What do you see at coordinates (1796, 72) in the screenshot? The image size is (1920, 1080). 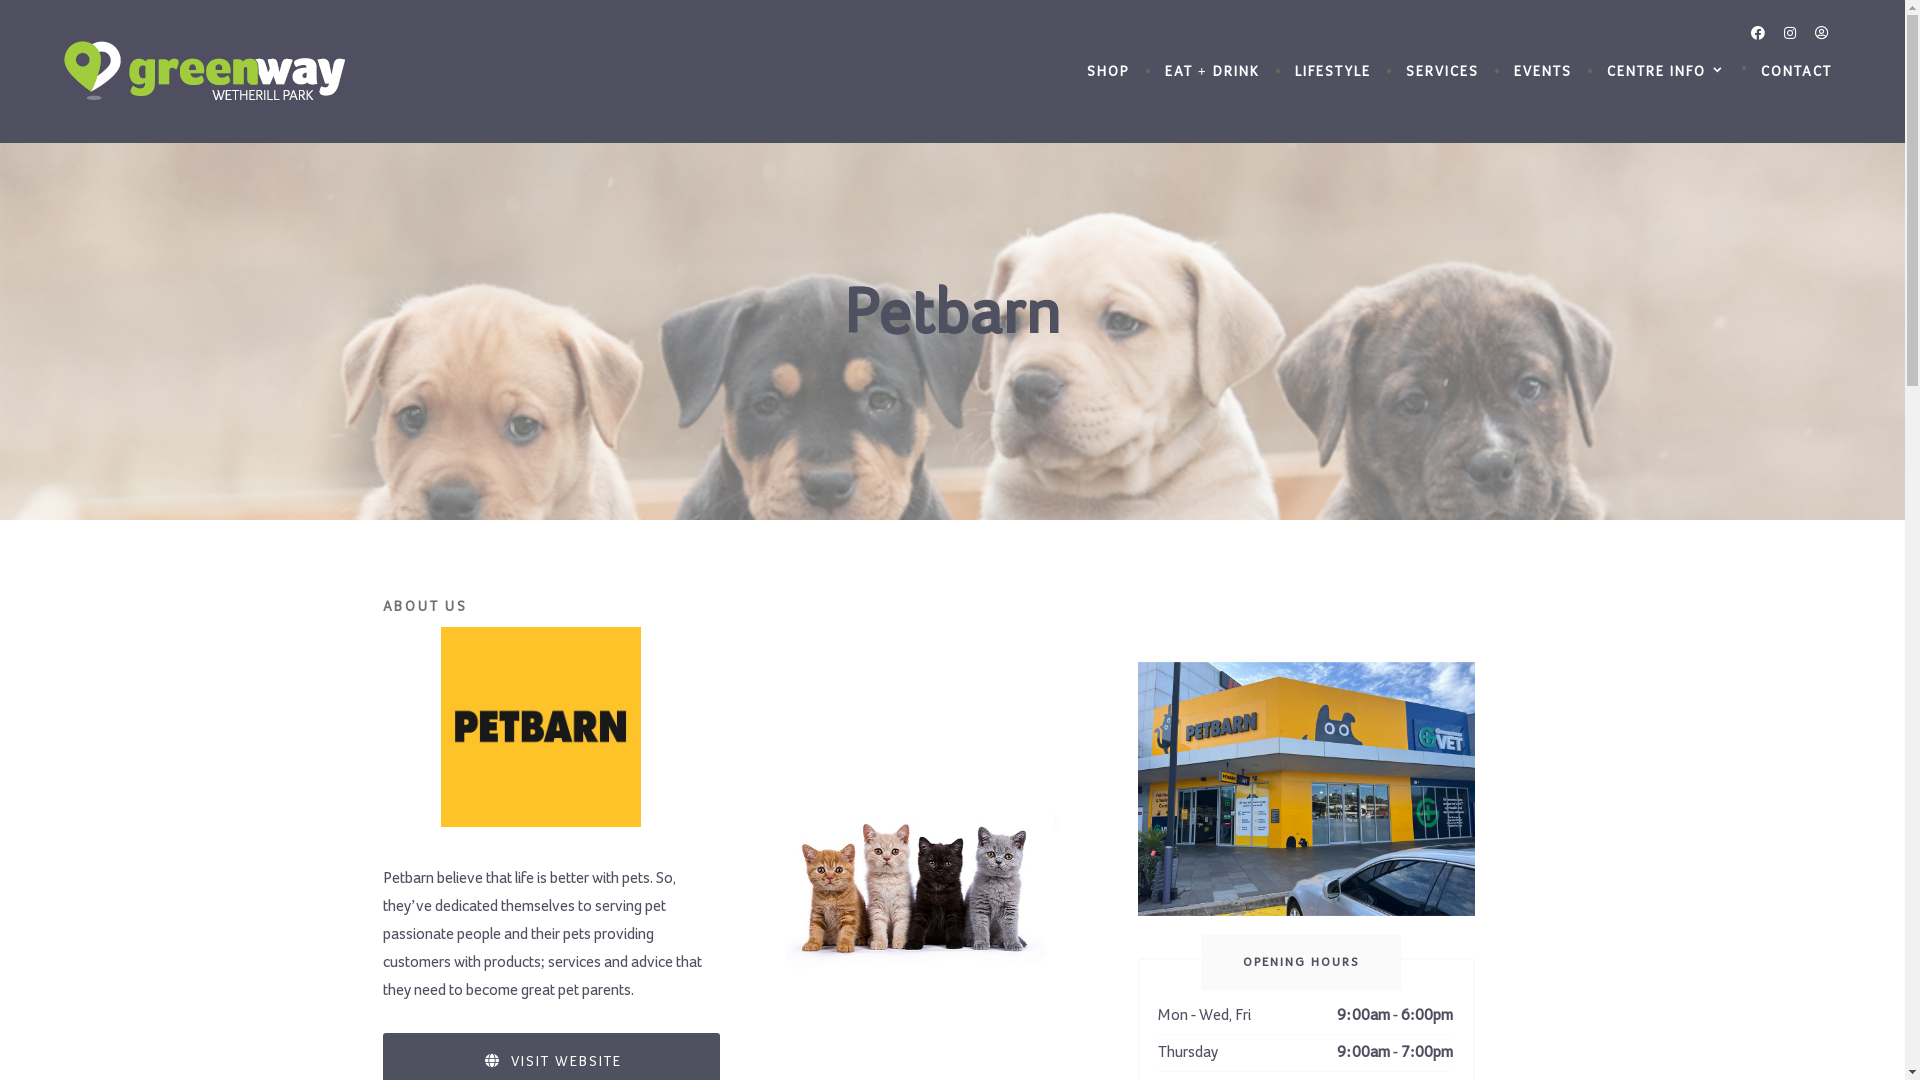 I see `'CONTACT'` at bounding box center [1796, 72].